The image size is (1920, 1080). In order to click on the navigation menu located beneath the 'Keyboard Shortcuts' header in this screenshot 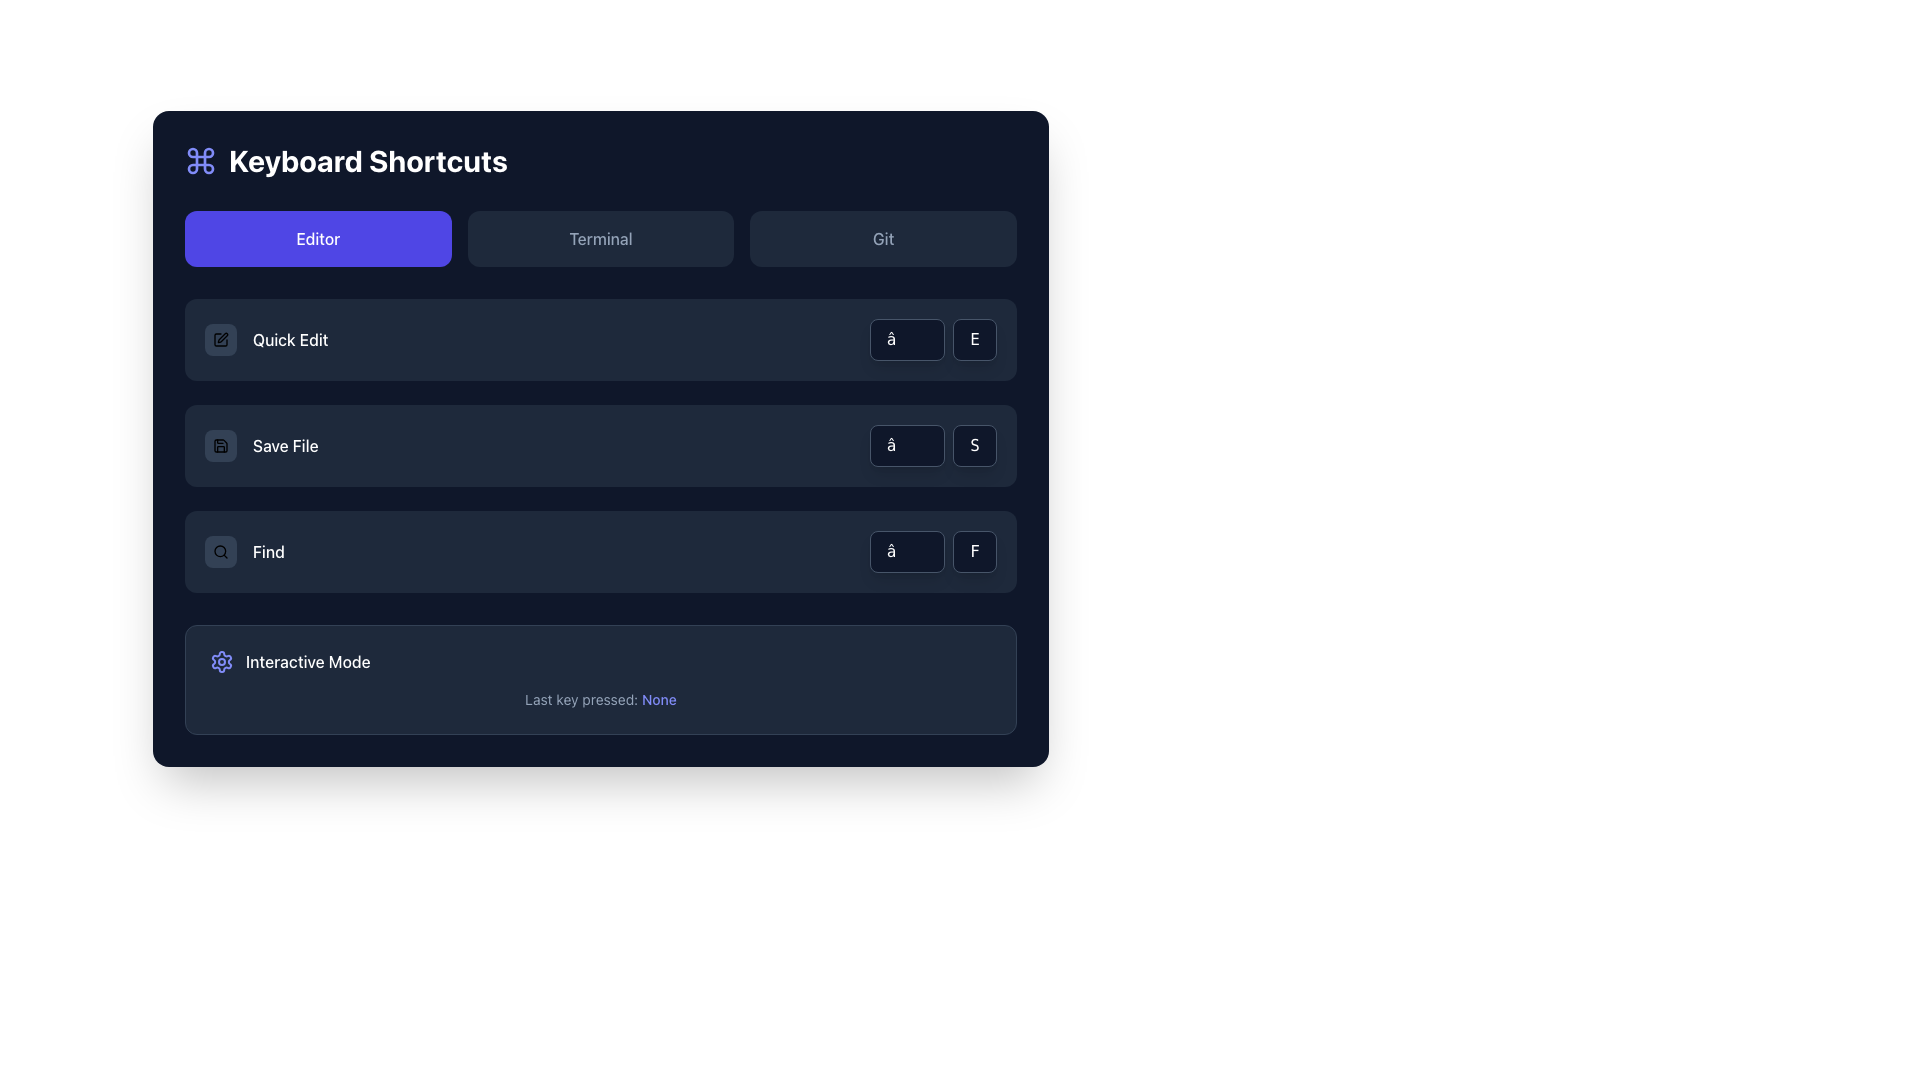, I will do `click(599, 238)`.